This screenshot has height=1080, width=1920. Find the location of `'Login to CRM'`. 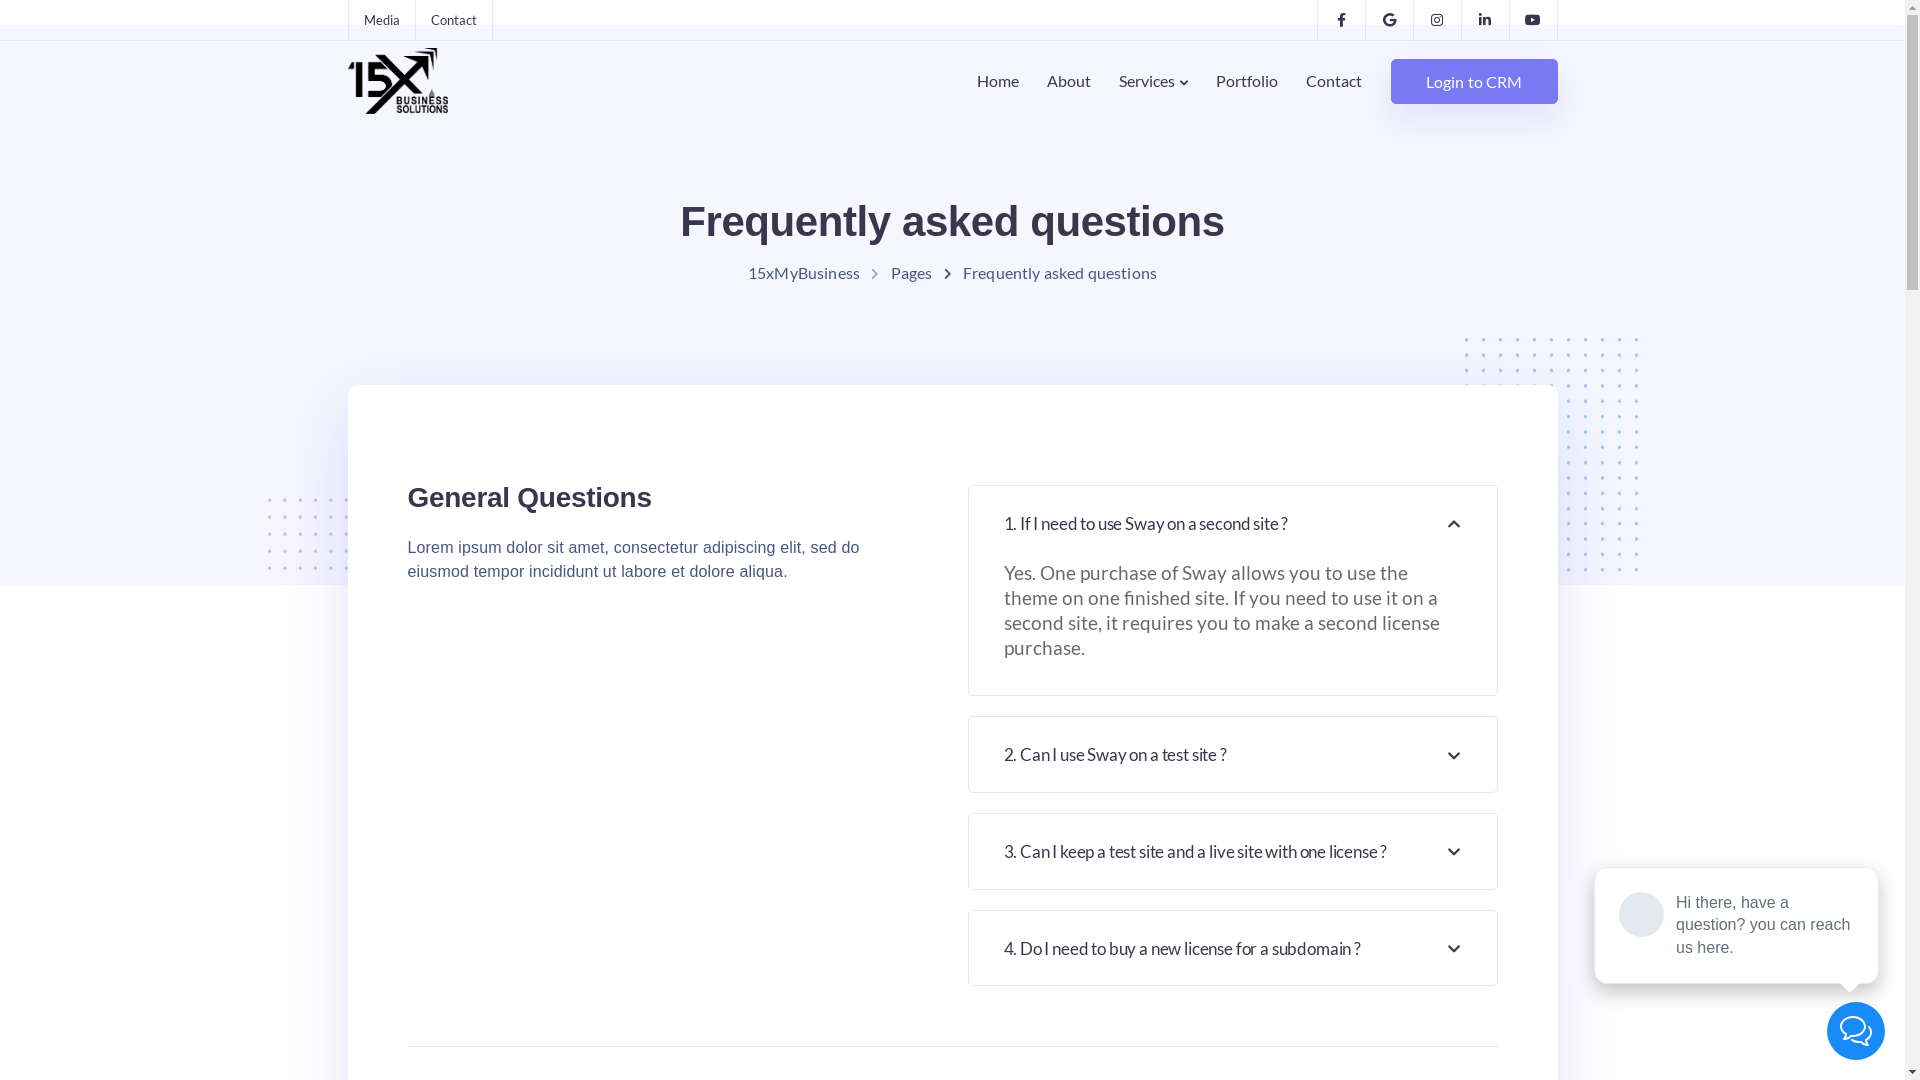

'Login to CRM' is located at coordinates (1474, 79).